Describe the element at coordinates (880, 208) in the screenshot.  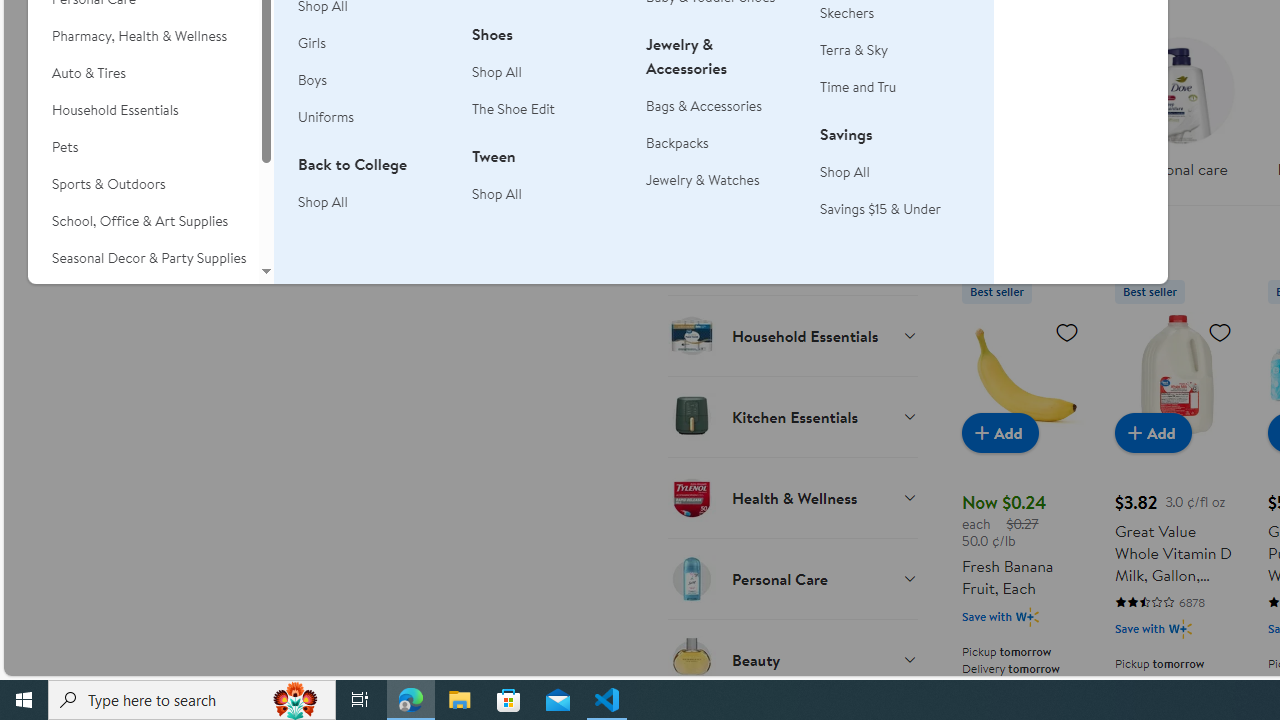
I see `'Savings $15 & Under'` at that location.